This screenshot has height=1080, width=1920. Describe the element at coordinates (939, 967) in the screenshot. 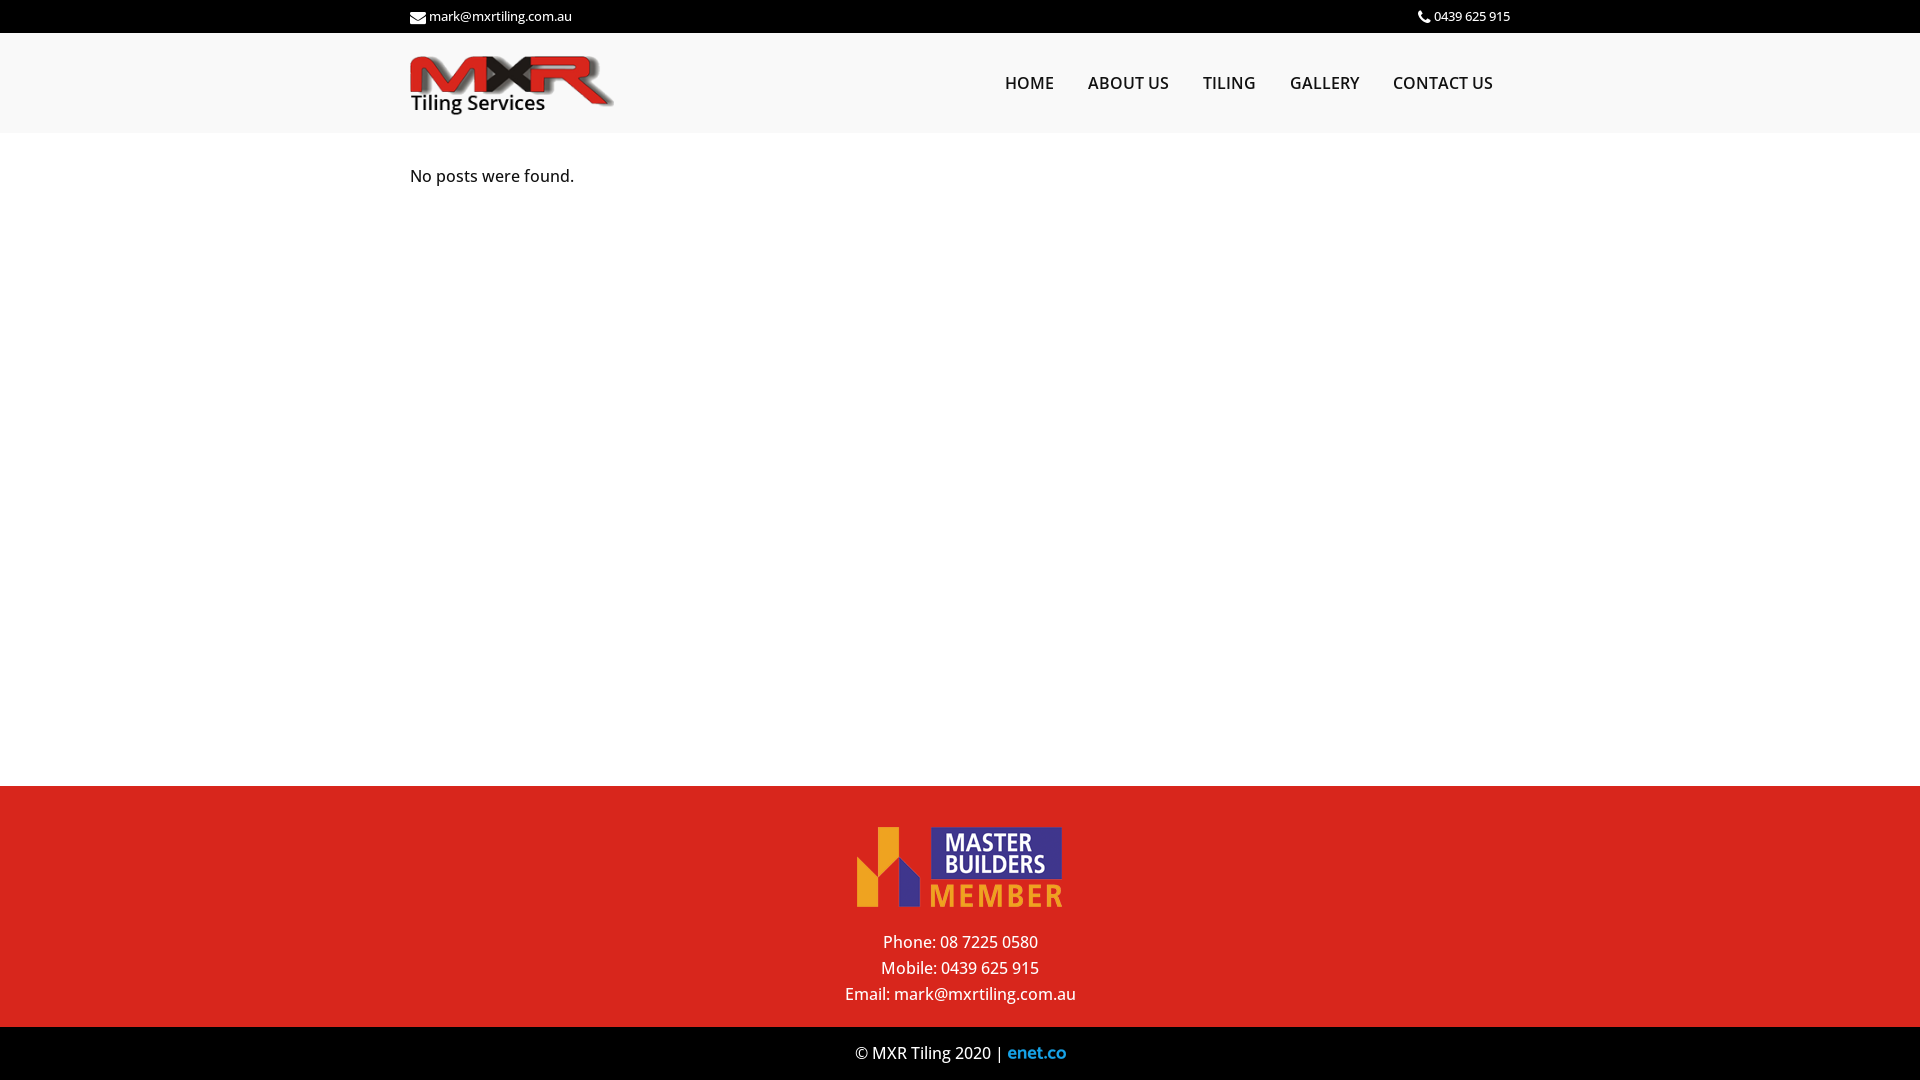

I see `'0439 625 915'` at that location.